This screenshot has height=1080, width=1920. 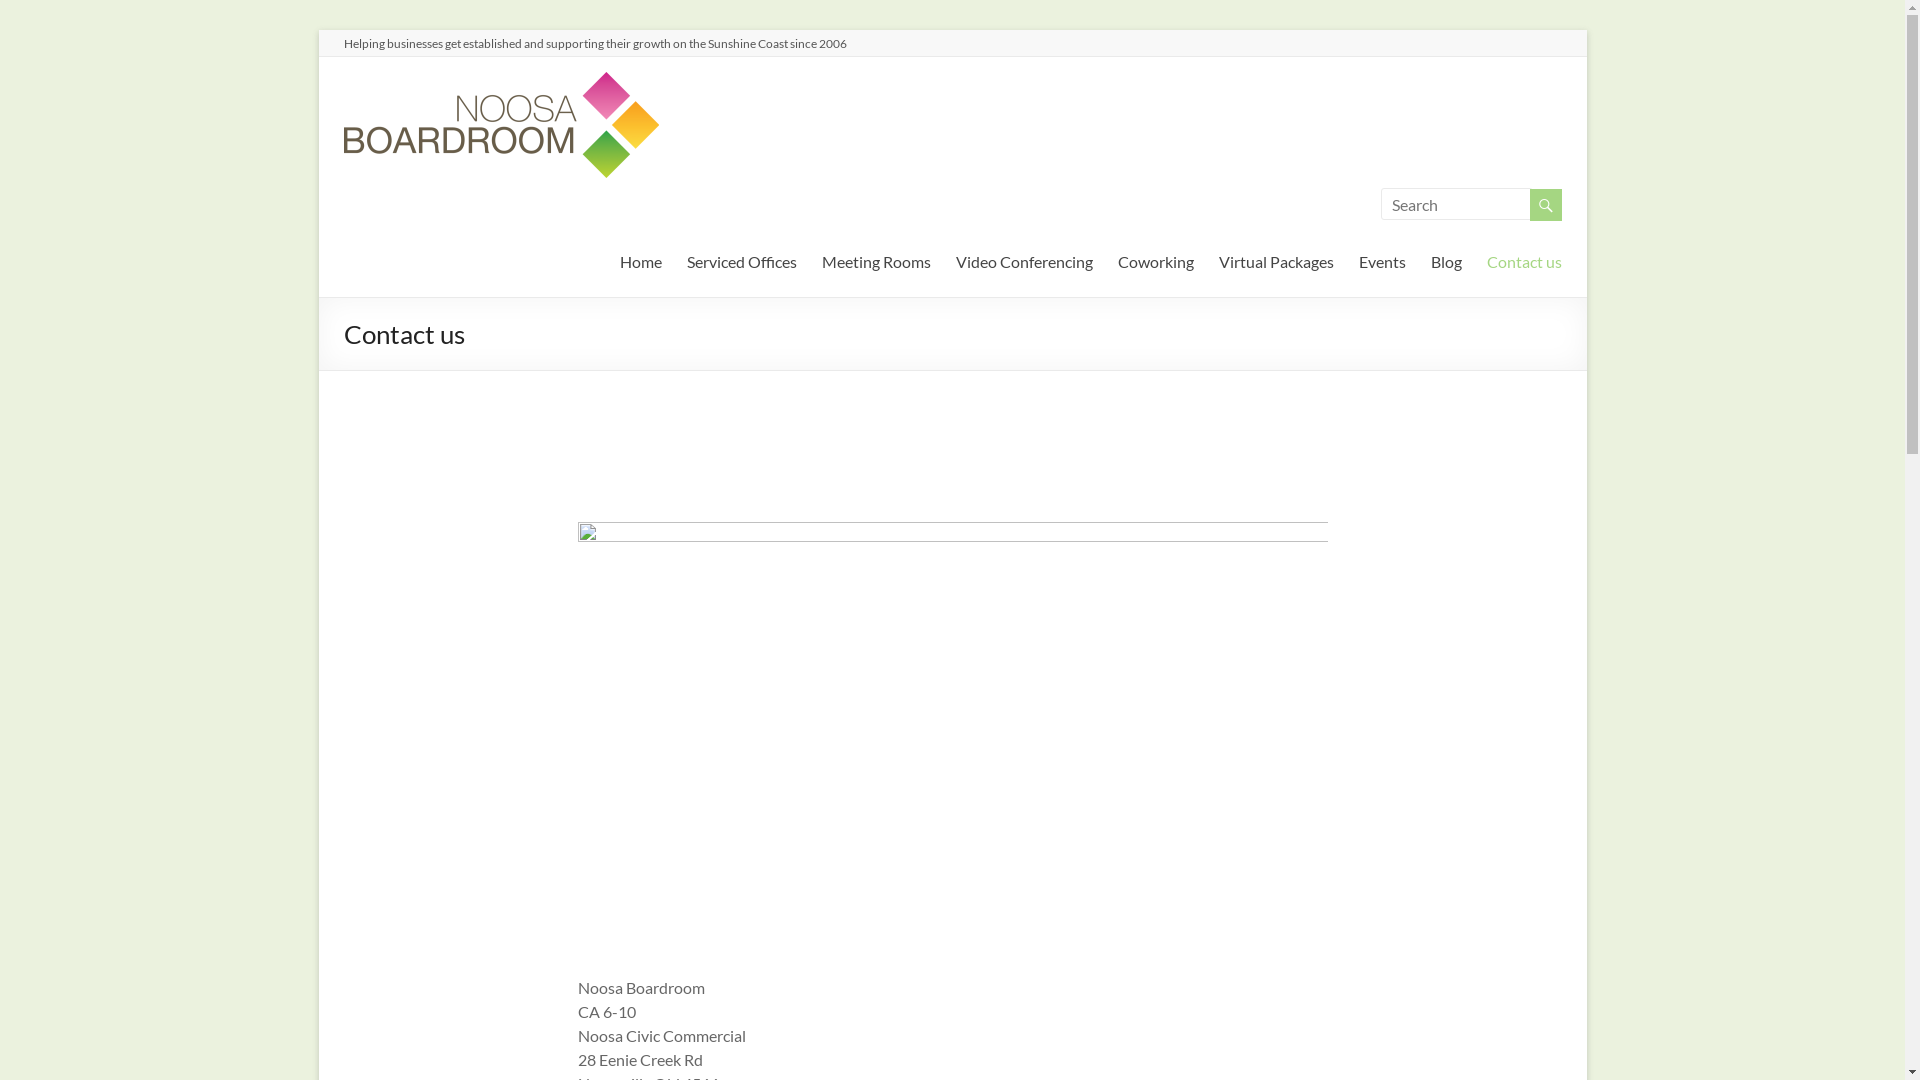 What do you see at coordinates (1522, 257) in the screenshot?
I see `'Contact us'` at bounding box center [1522, 257].